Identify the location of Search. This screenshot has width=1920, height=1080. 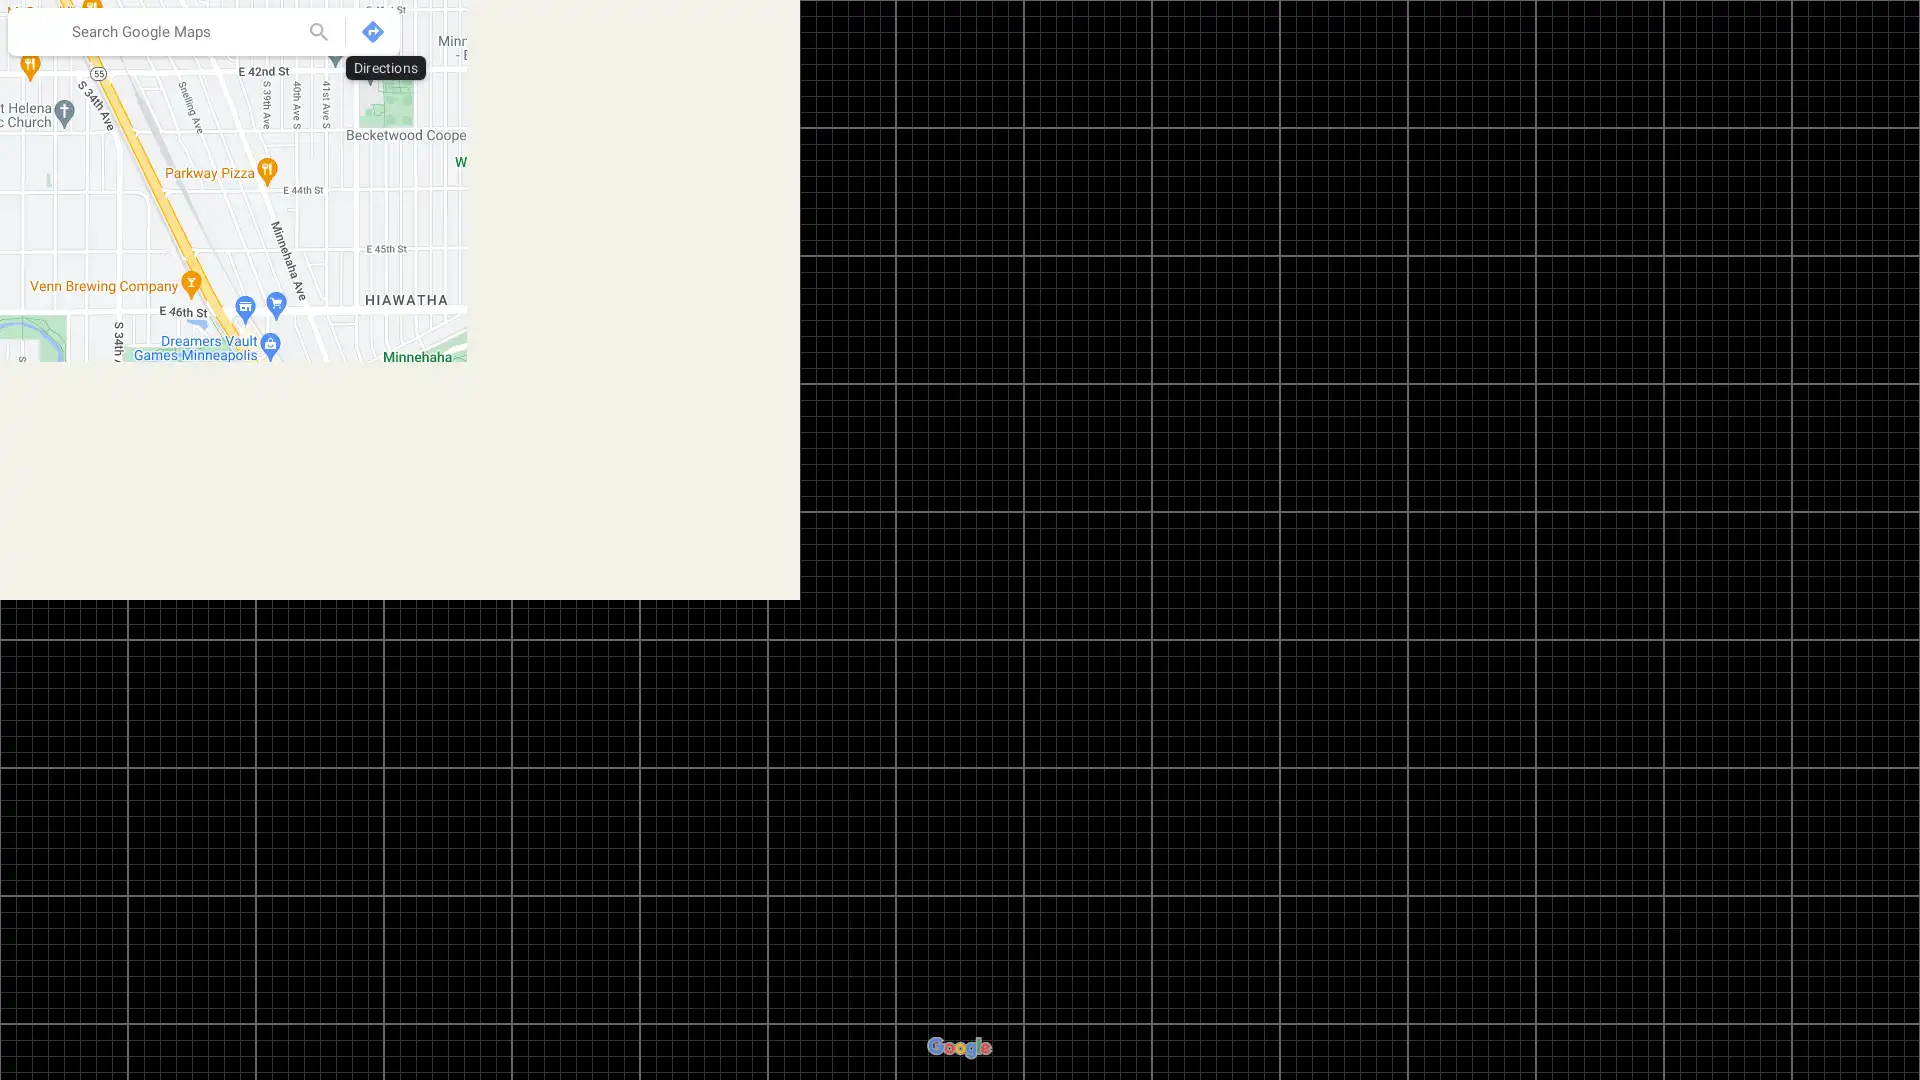
(317, 31).